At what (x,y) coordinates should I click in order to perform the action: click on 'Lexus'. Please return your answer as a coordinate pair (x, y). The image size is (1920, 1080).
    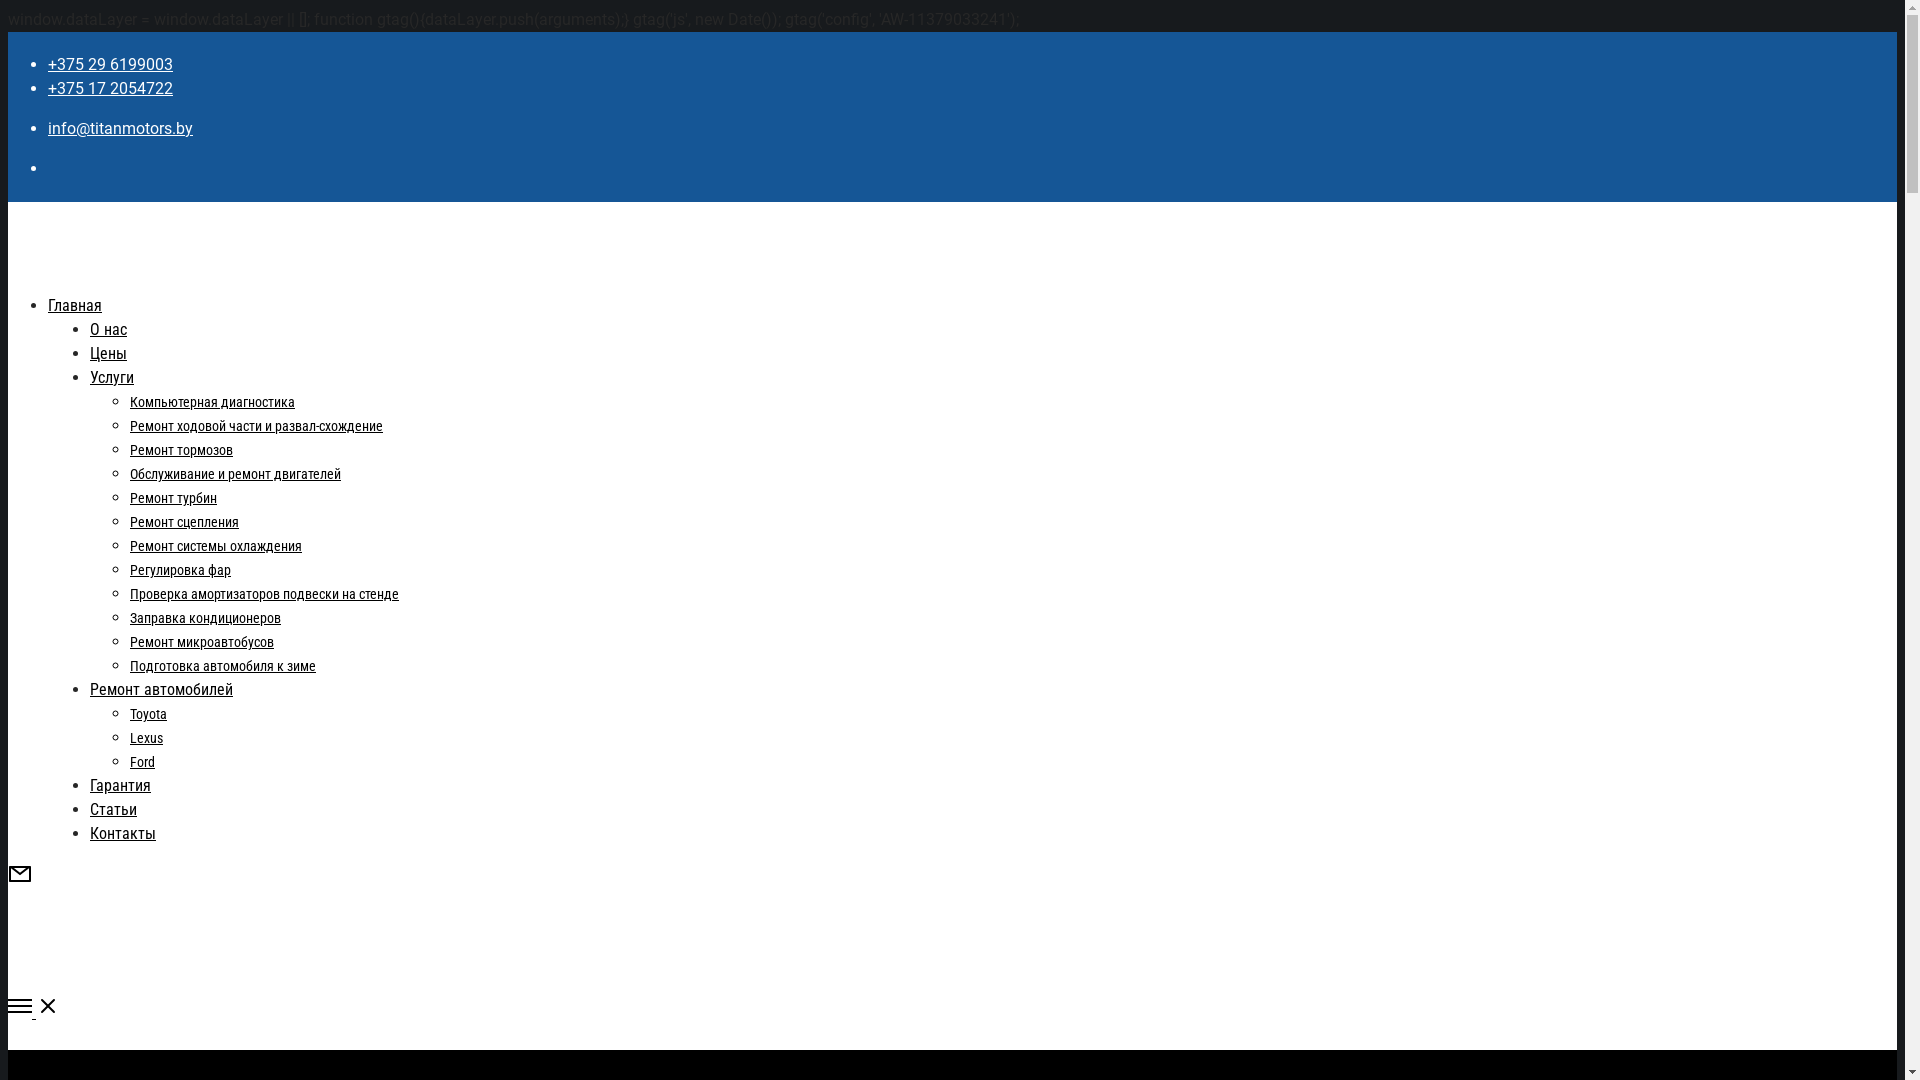
    Looking at the image, I should click on (128, 737).